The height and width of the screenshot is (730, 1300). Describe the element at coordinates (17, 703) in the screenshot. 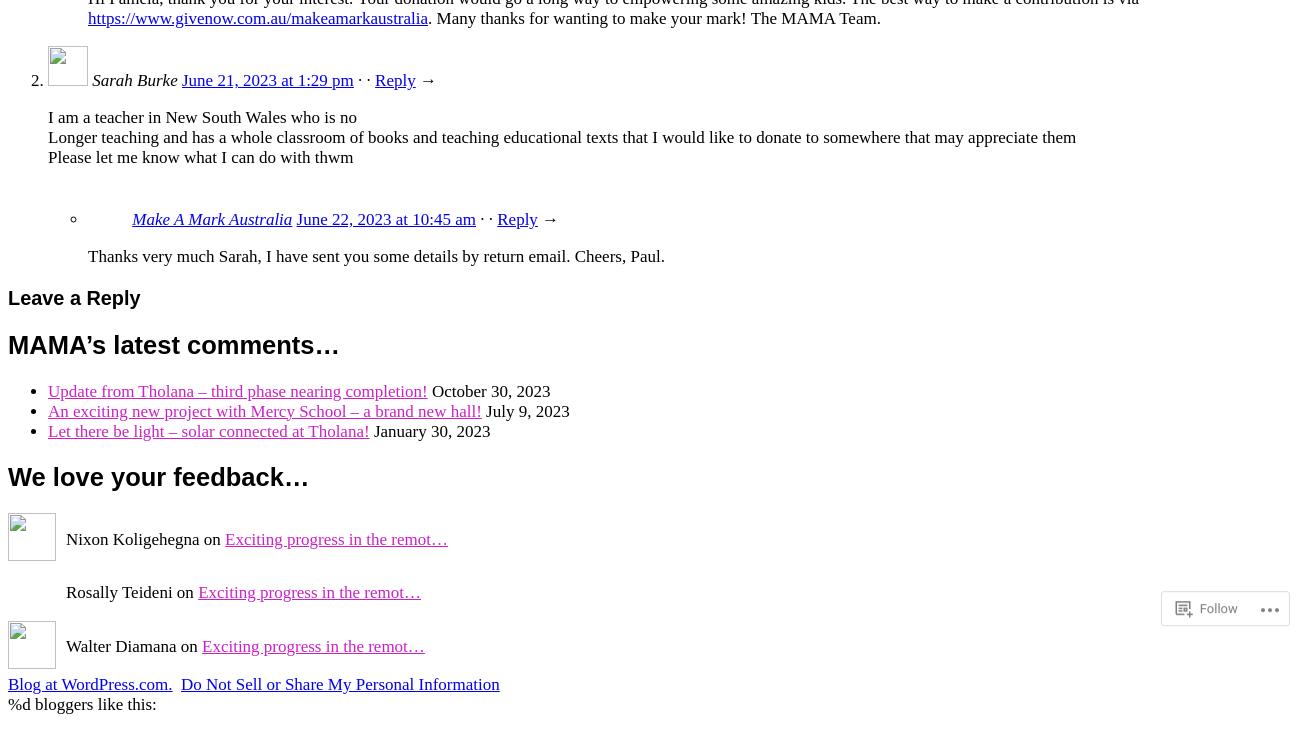

I see `'%d'` at that location.